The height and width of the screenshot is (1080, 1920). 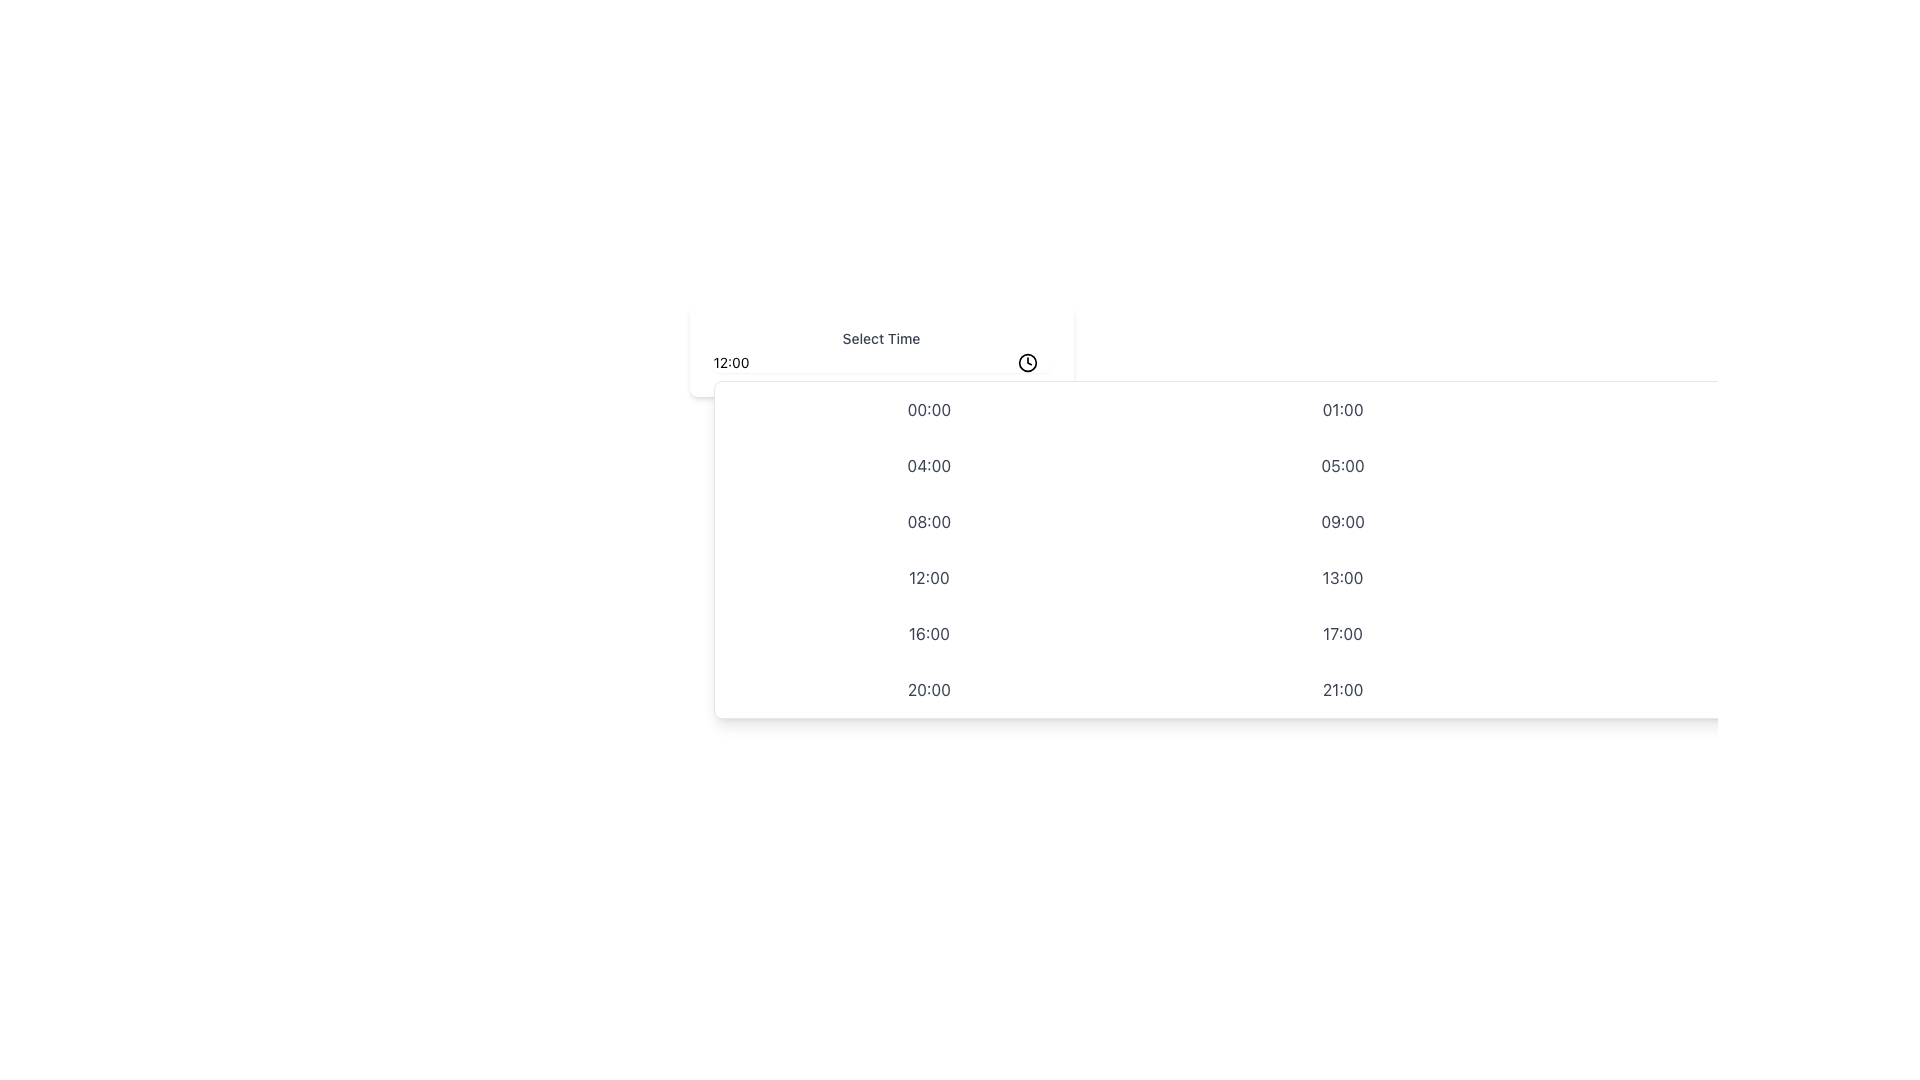 I want to click on the time selection button (00:00) in the time picker interface located in the first row and first column of the grid, so click(x=928, y=408).